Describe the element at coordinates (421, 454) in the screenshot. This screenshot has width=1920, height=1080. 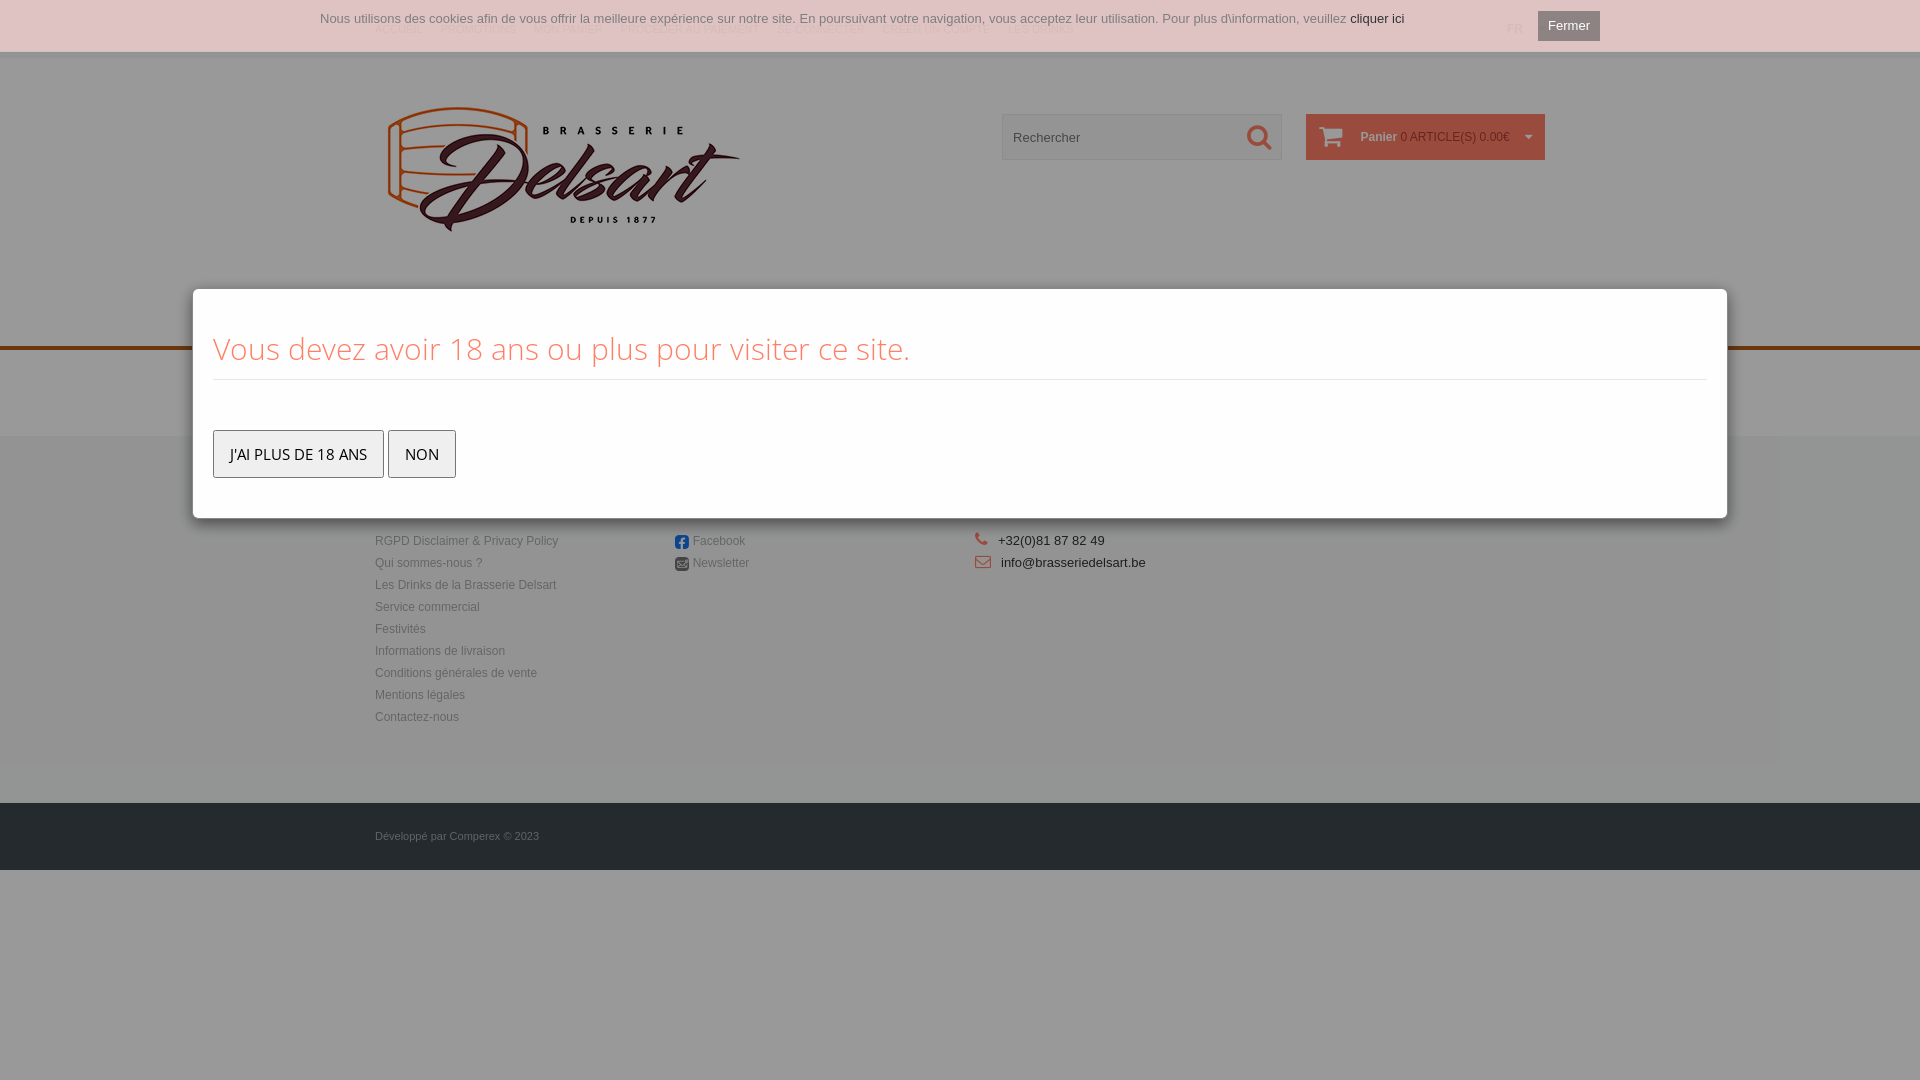
I see `'NON'` at that location.